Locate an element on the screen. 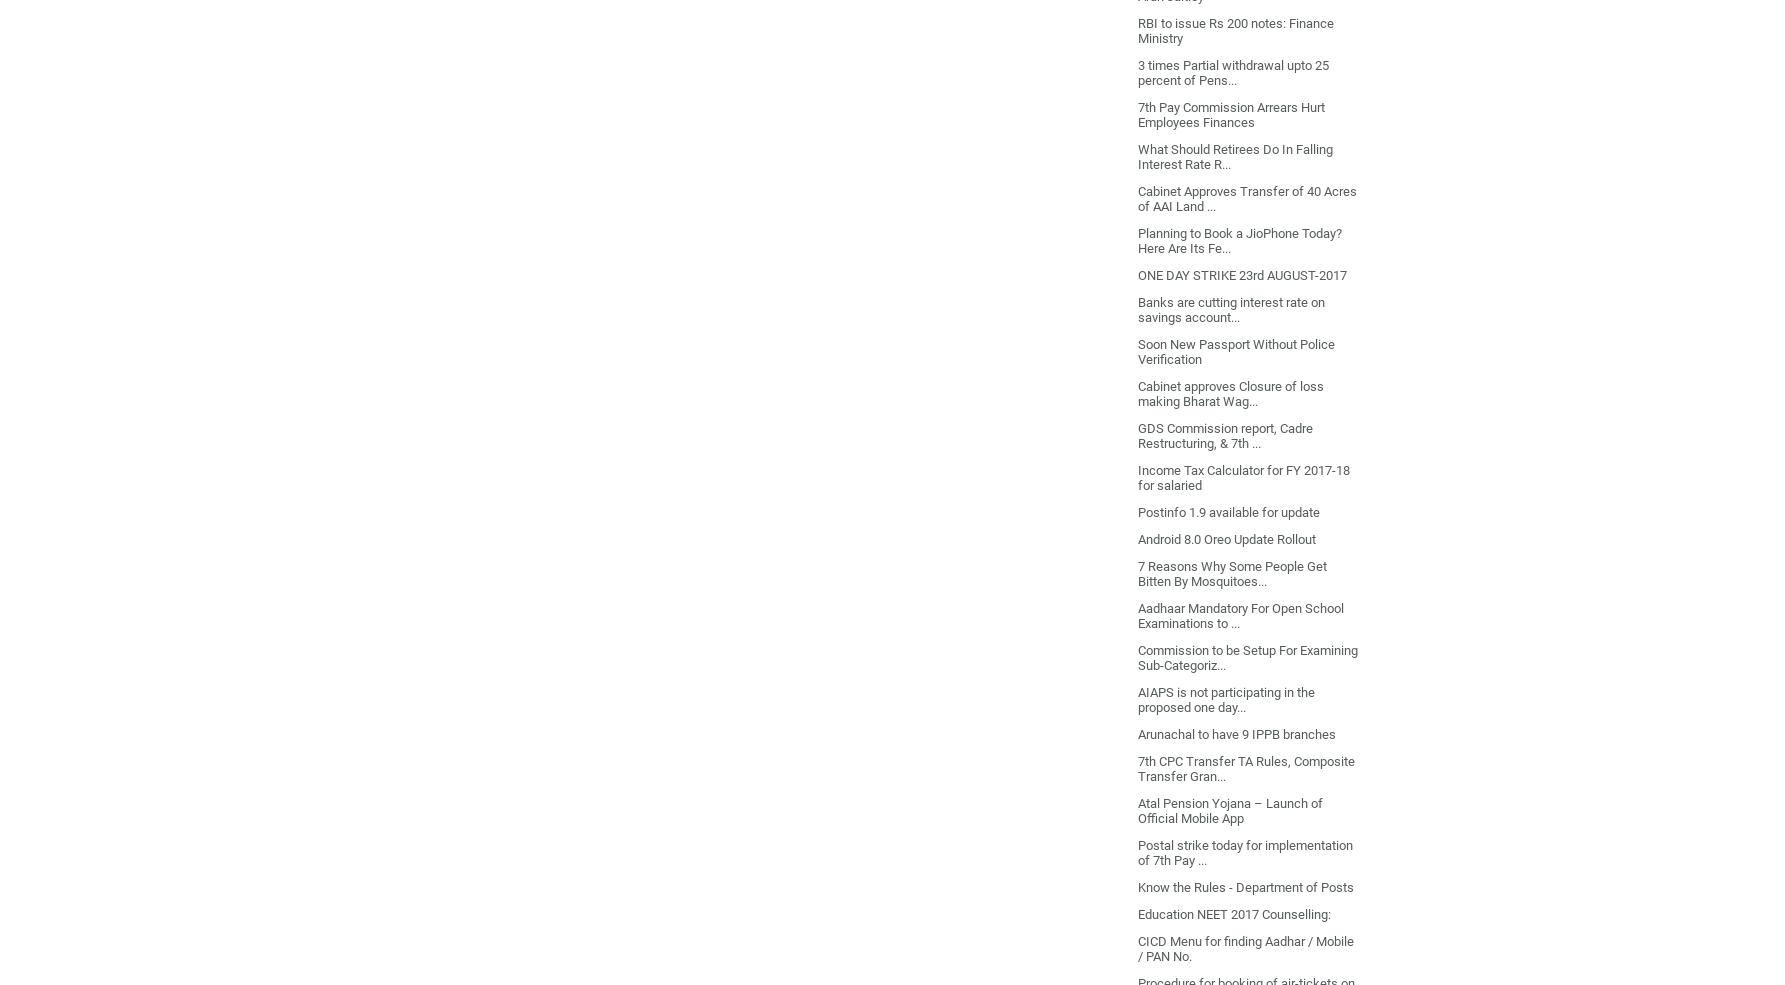  'Commission to be Setup For Examining Sub-Categoriz...' is located at coordinates (1246, 655).